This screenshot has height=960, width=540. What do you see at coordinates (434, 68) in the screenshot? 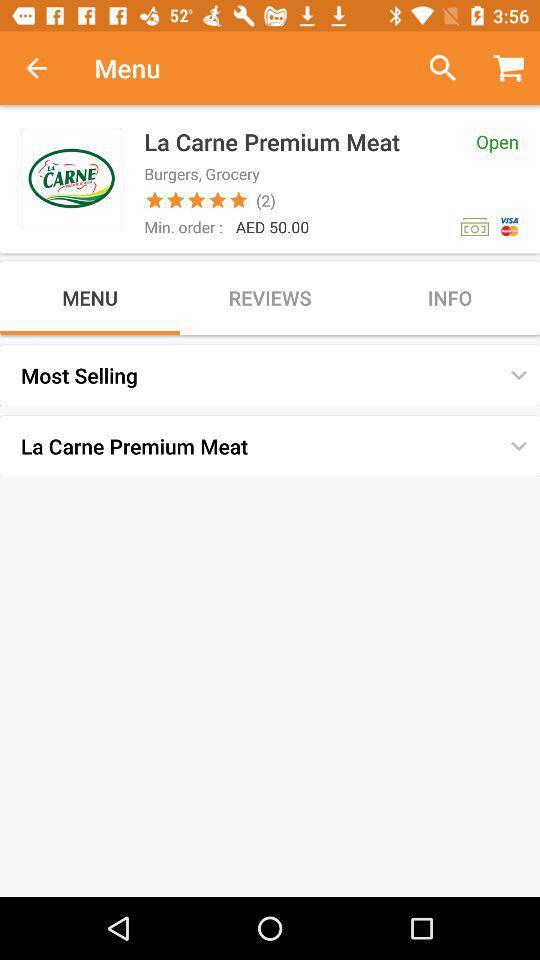
I see `search` at bounding box center [434, 68].